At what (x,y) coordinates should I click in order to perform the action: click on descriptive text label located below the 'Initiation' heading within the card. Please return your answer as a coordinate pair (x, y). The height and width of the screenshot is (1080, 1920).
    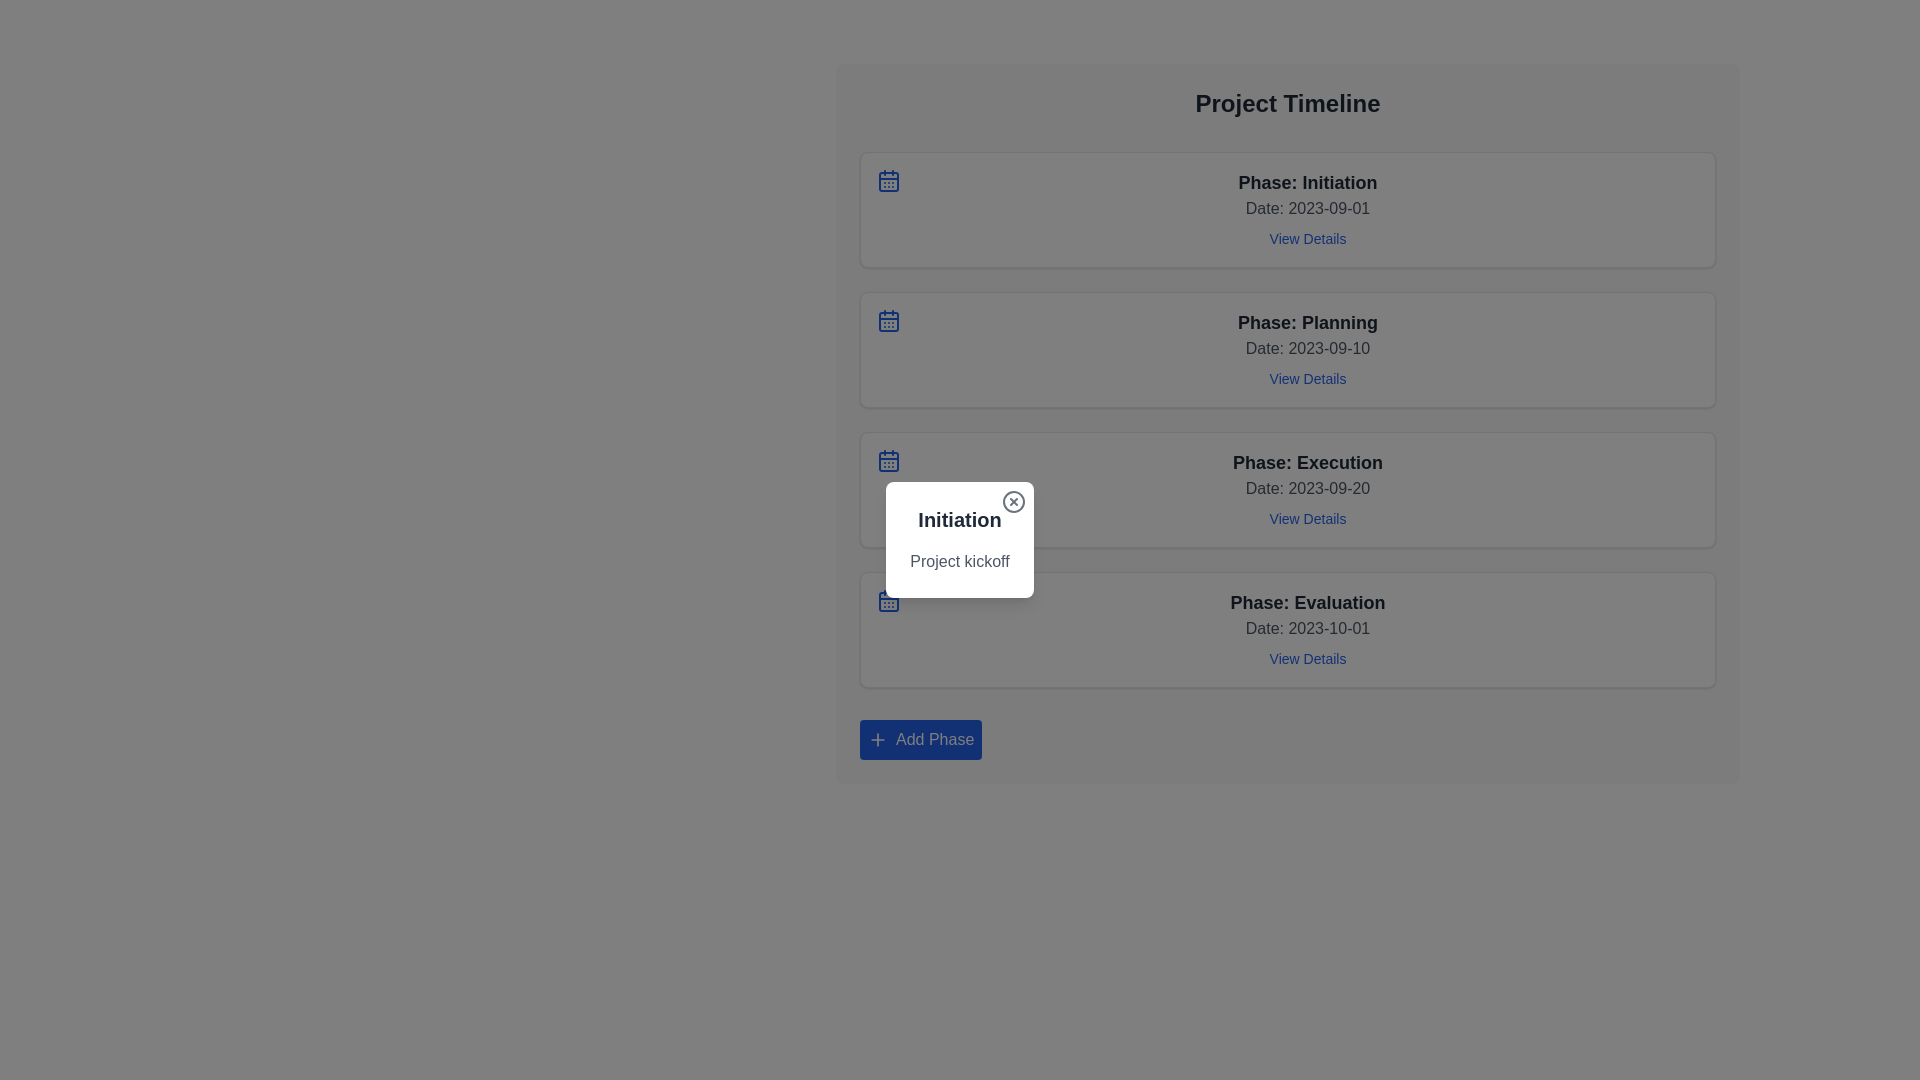
    Looking at the image, I should click on (960, 562).